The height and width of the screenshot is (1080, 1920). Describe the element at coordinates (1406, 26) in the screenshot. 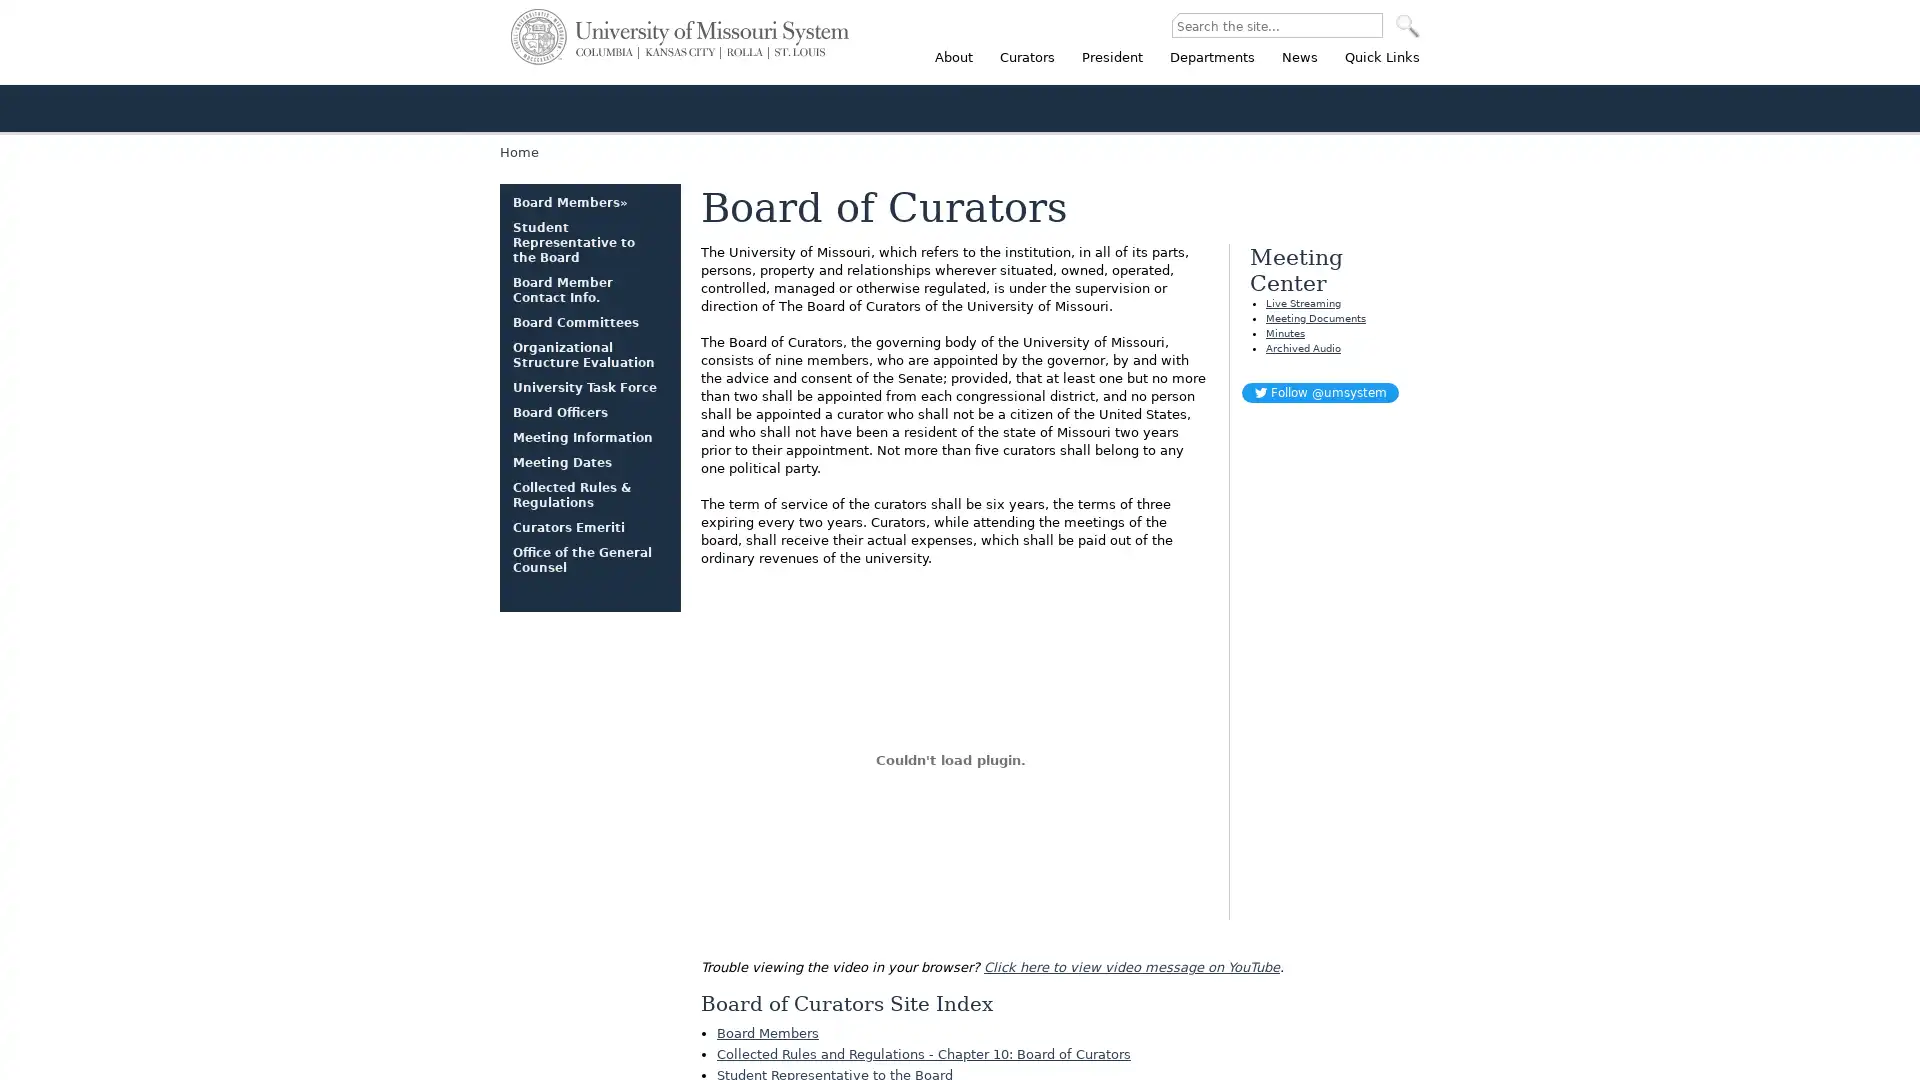

I see `SEARCH` at that location.